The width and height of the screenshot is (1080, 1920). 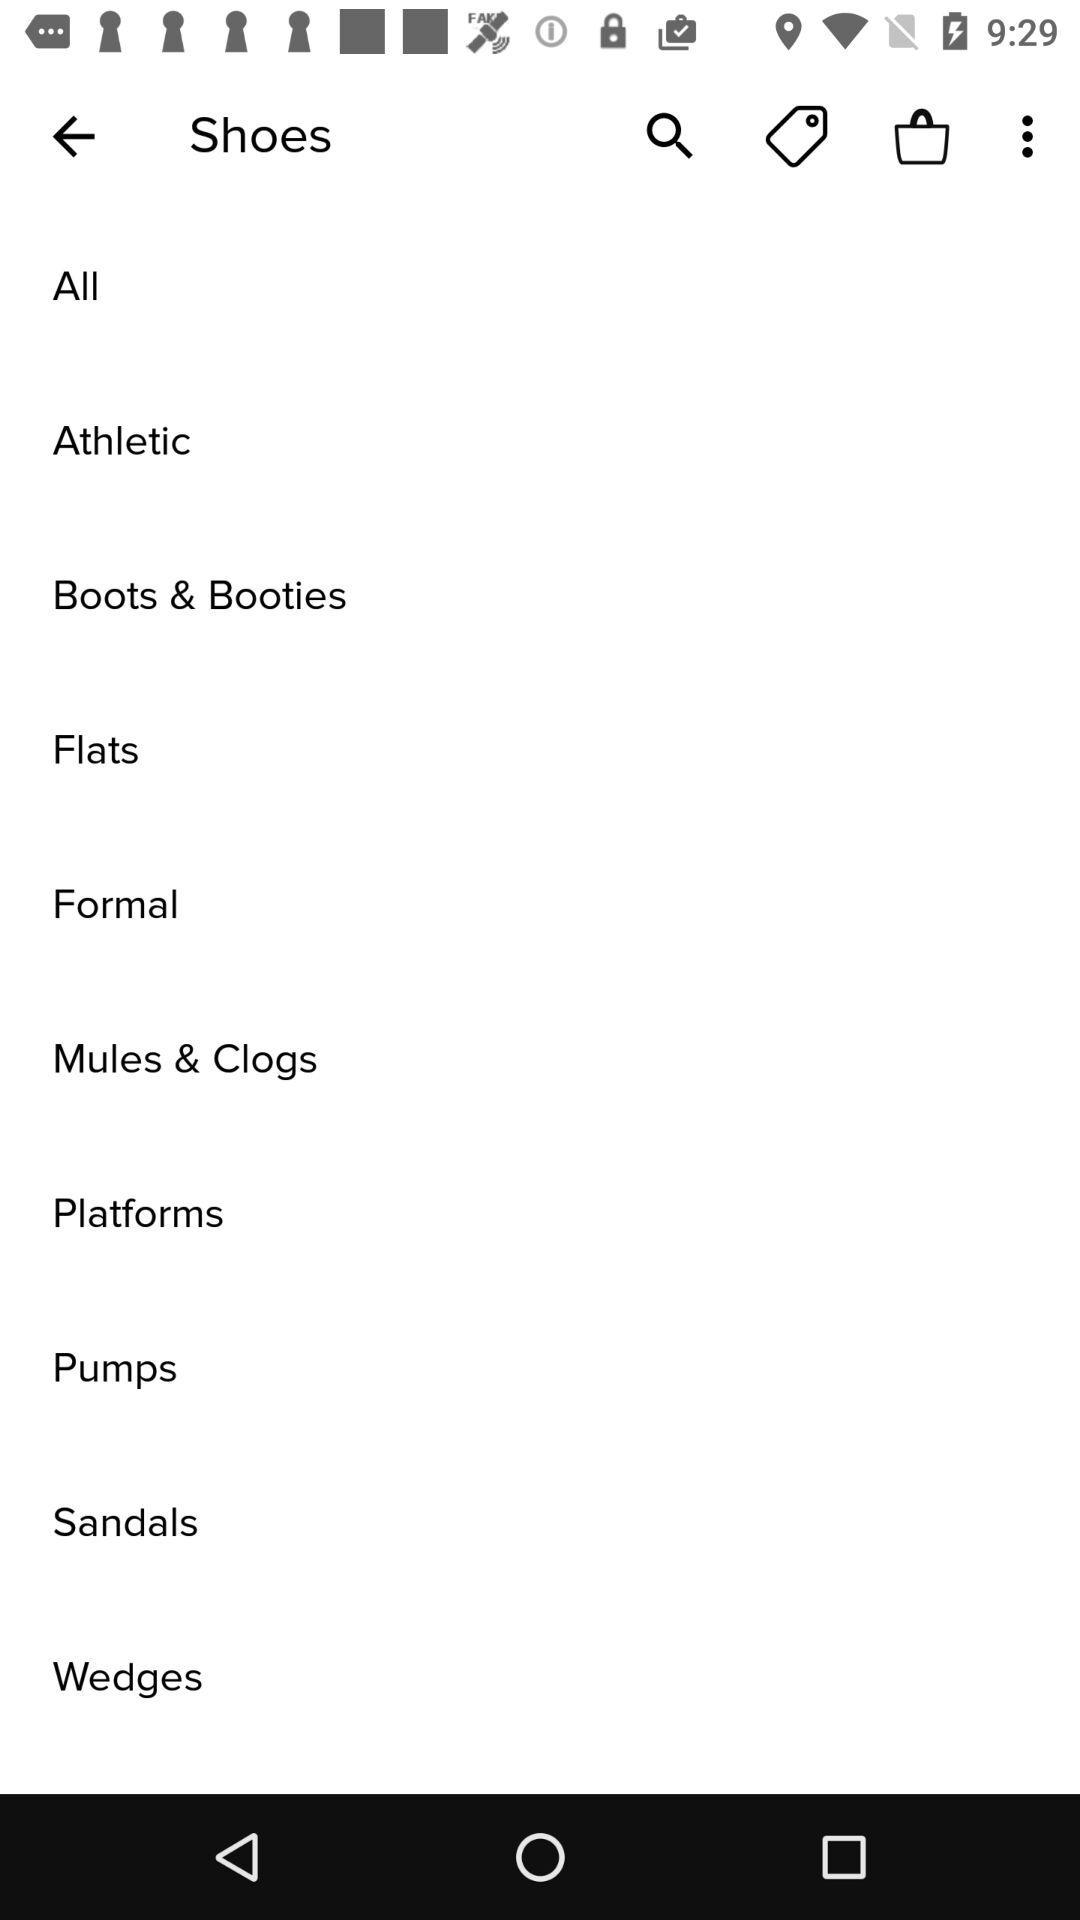 I want to click on the item below formal item, so click(x=540, y=1058).